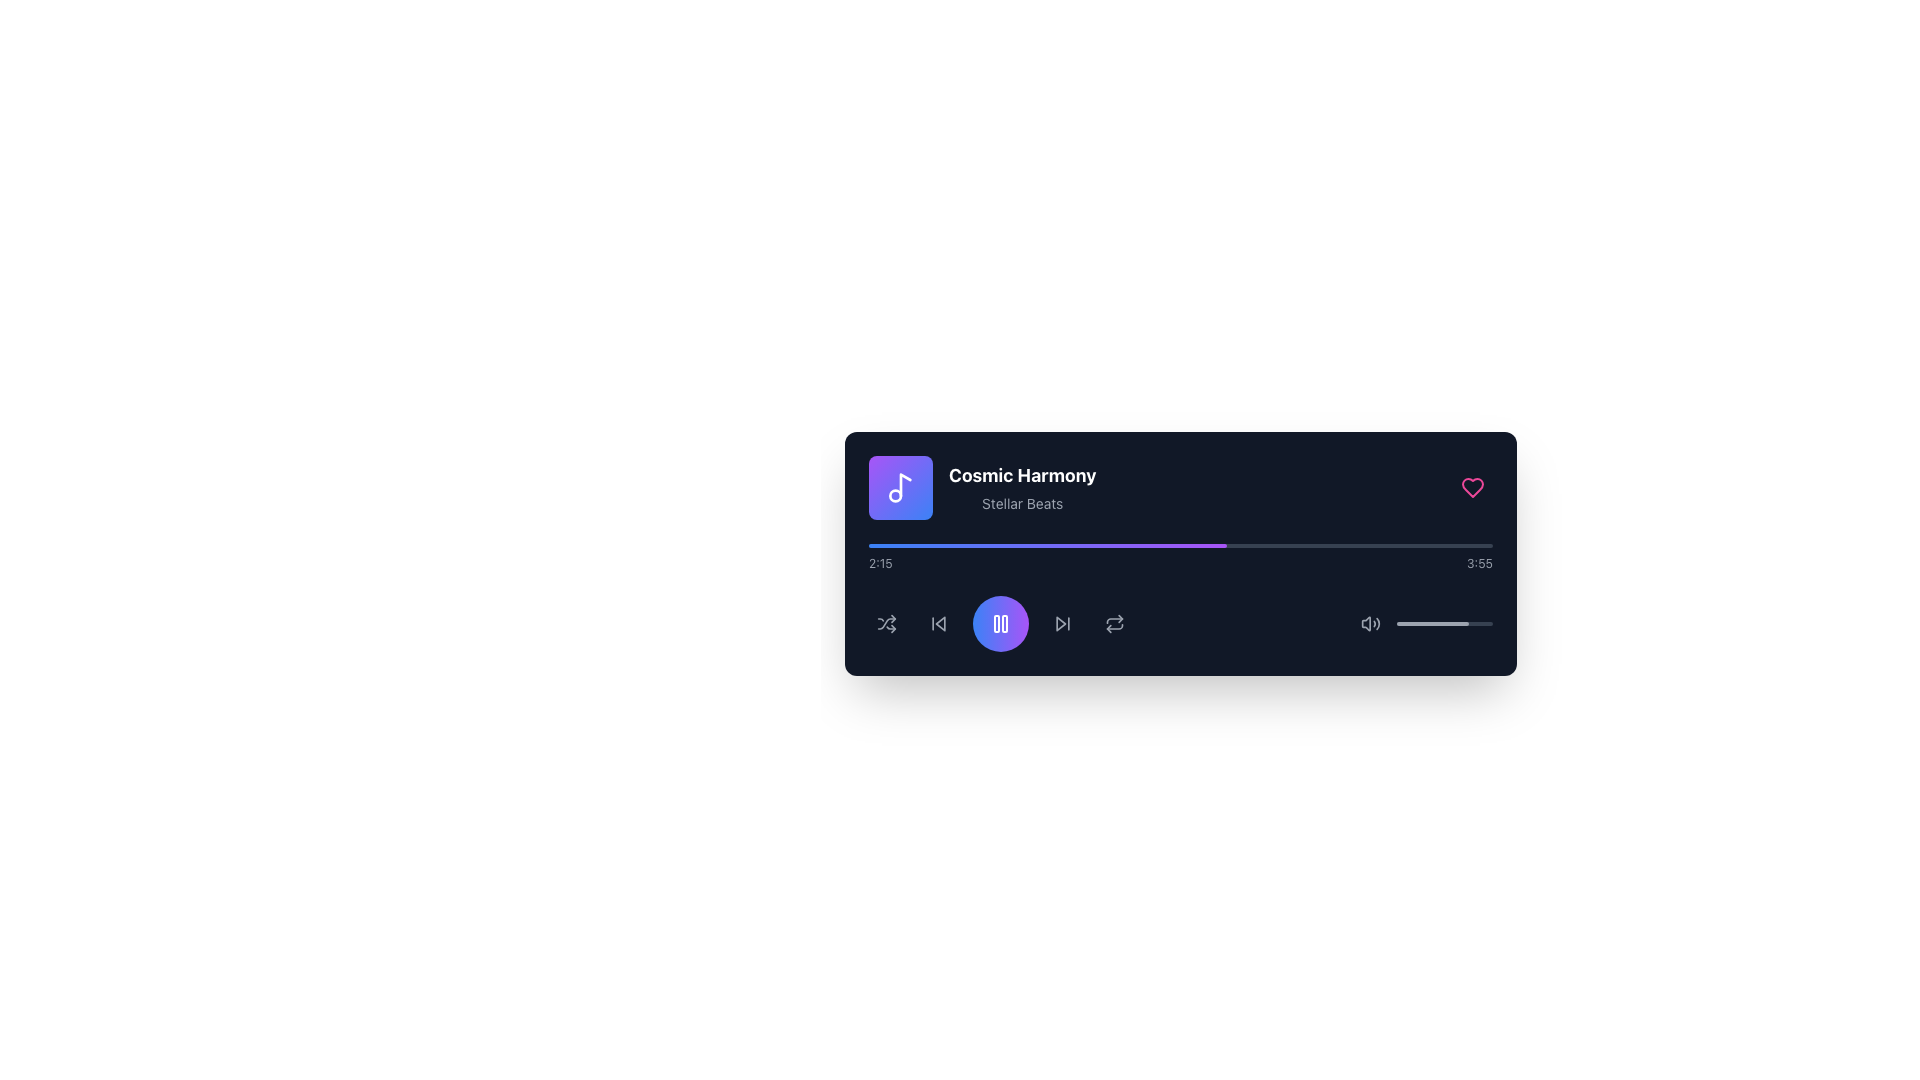  What do you see at coordinates (1444, 623) in the screenshot?
I see `the volume level indicator progress bar located near the bottom-right corner of the audio player interface, directly below the volume icon` at bounding box center [1444, 623].